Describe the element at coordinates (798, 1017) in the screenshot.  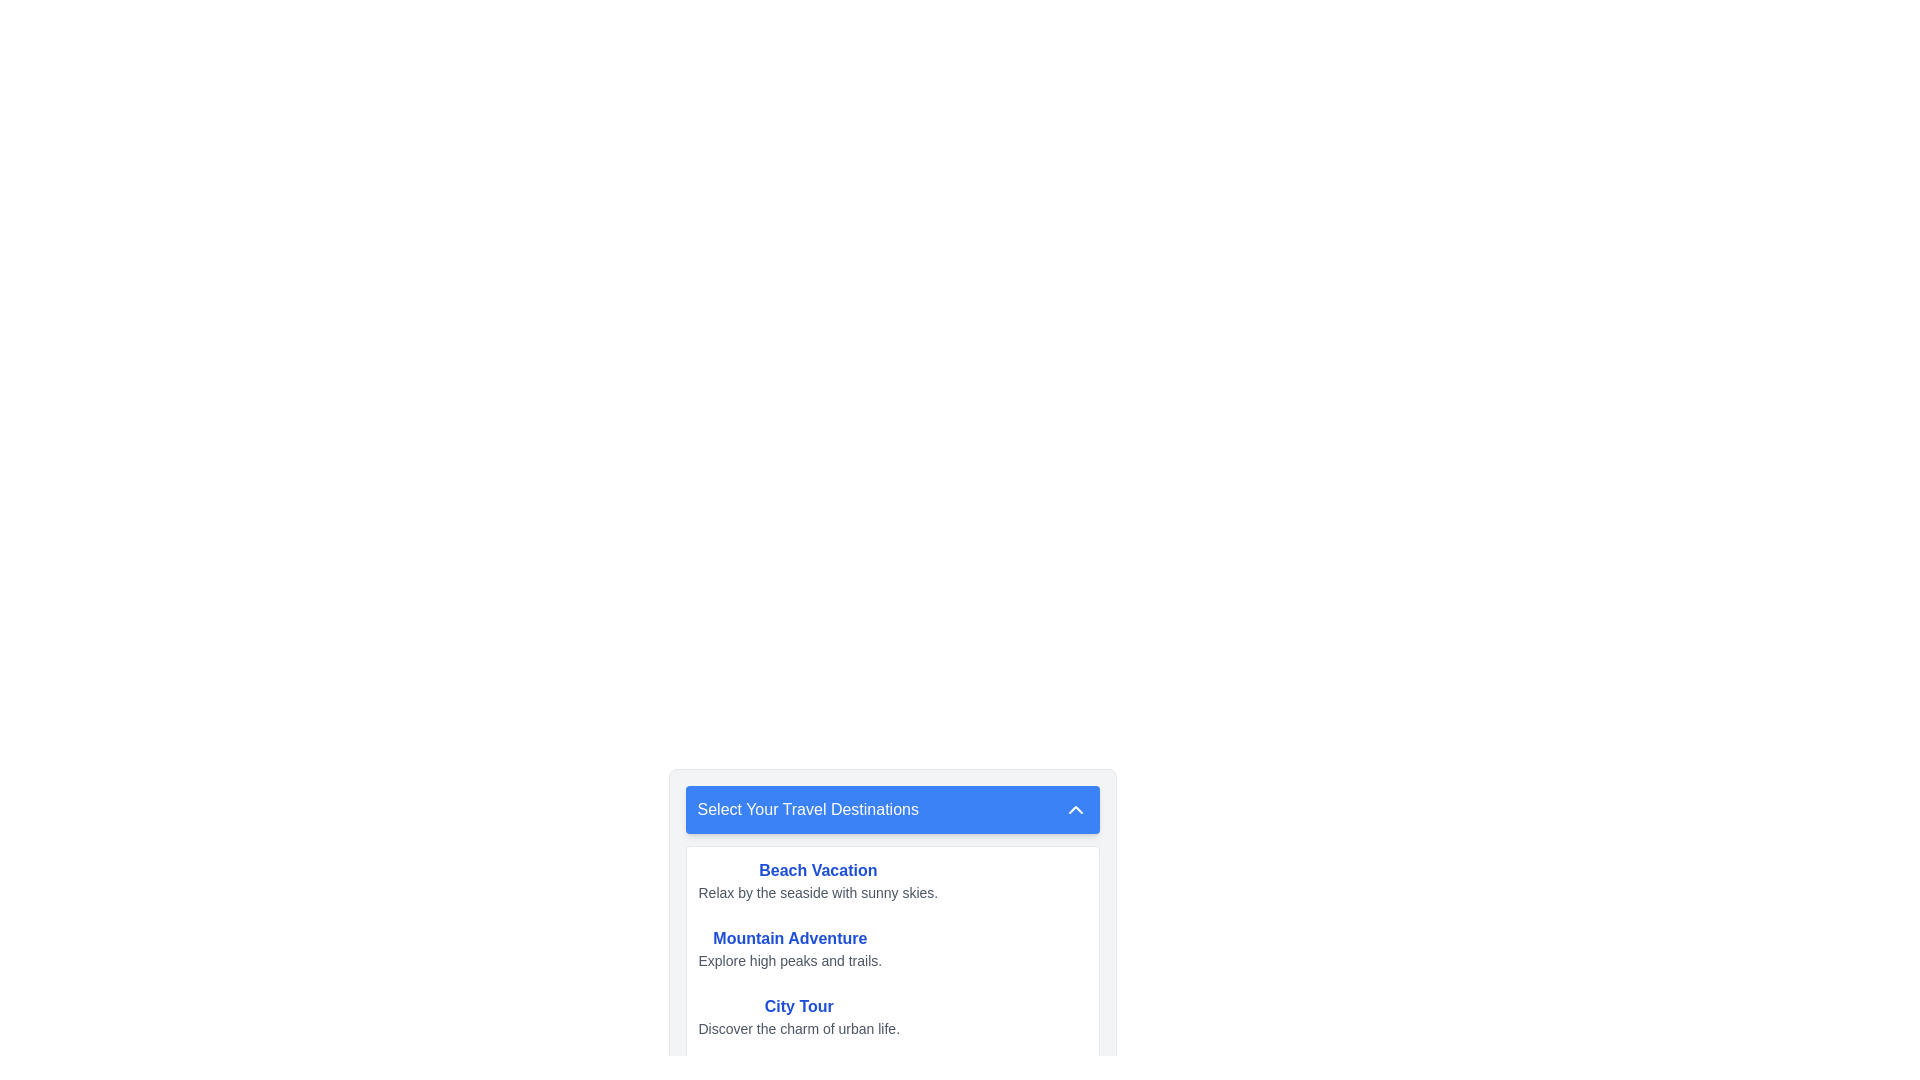
I see `keyboard navigation` at that location.